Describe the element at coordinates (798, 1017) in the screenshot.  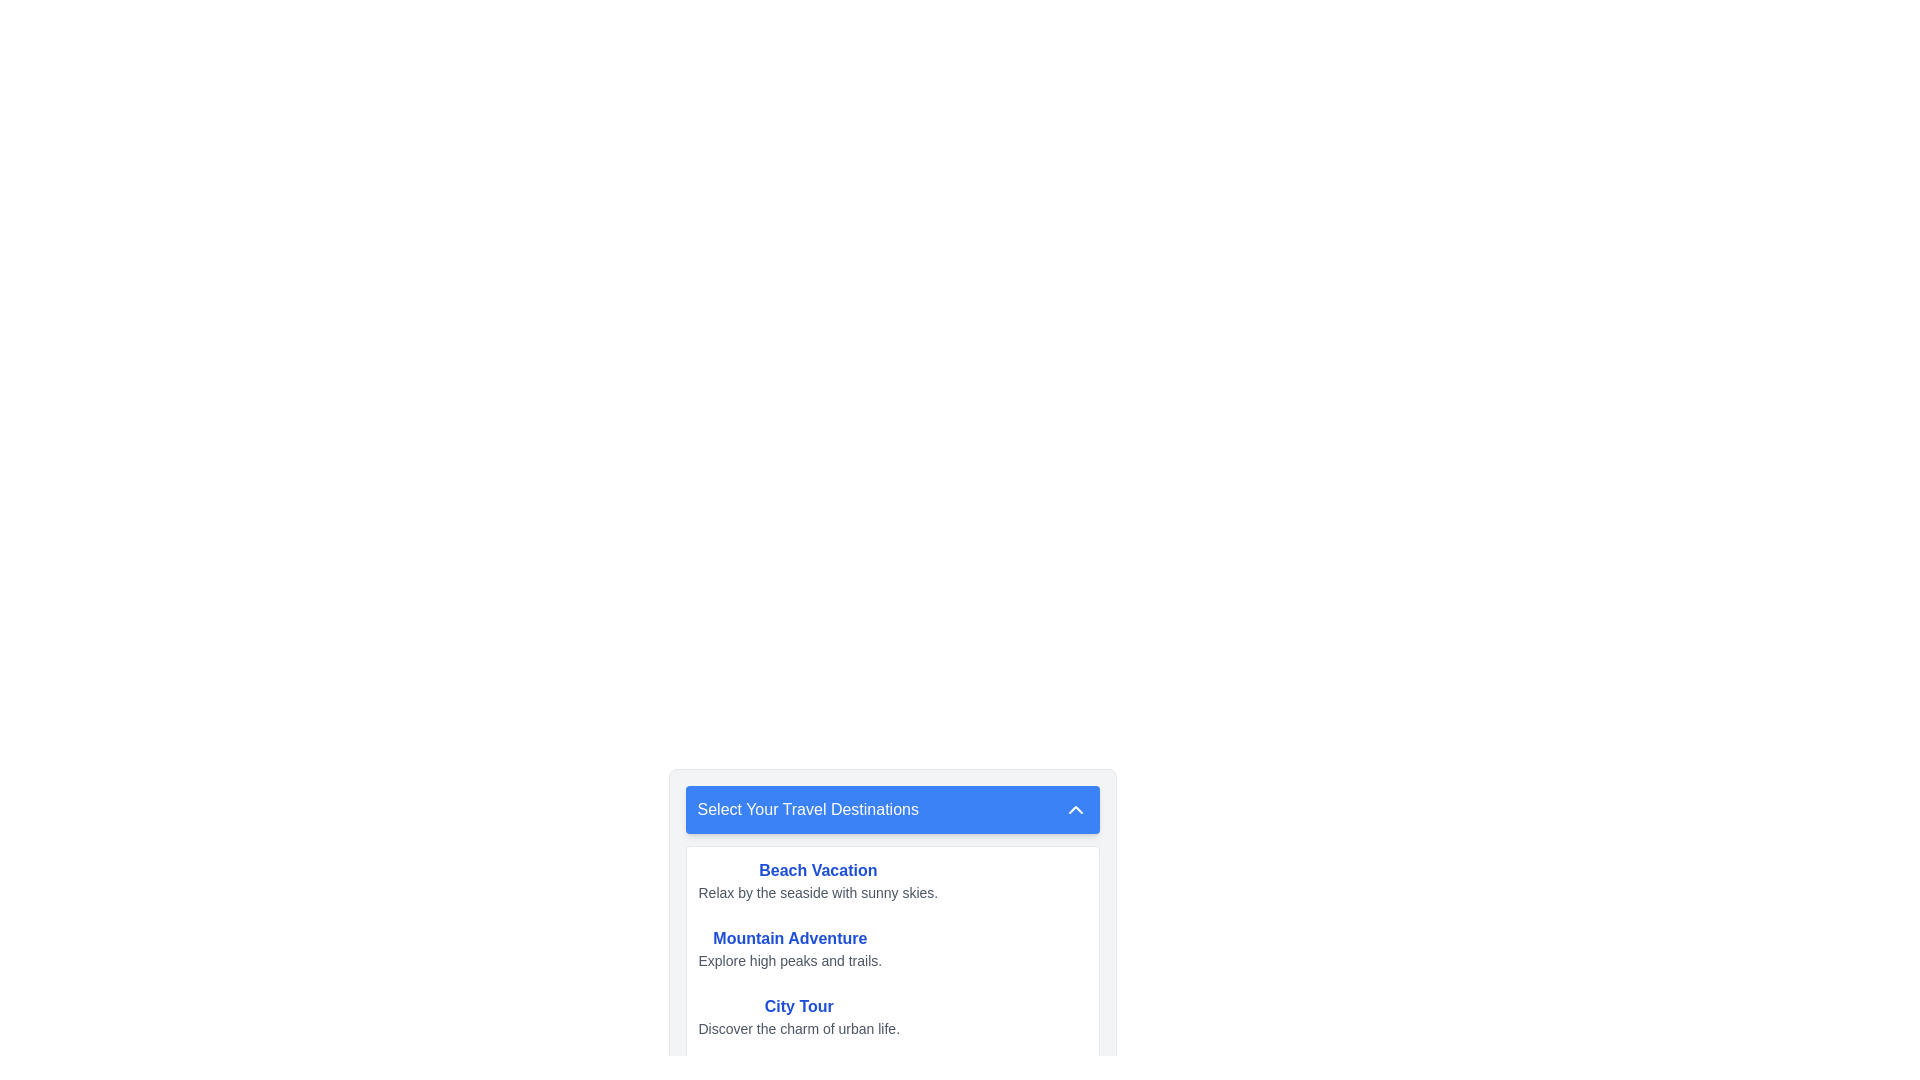
I see `keyboard navigation` at that location.